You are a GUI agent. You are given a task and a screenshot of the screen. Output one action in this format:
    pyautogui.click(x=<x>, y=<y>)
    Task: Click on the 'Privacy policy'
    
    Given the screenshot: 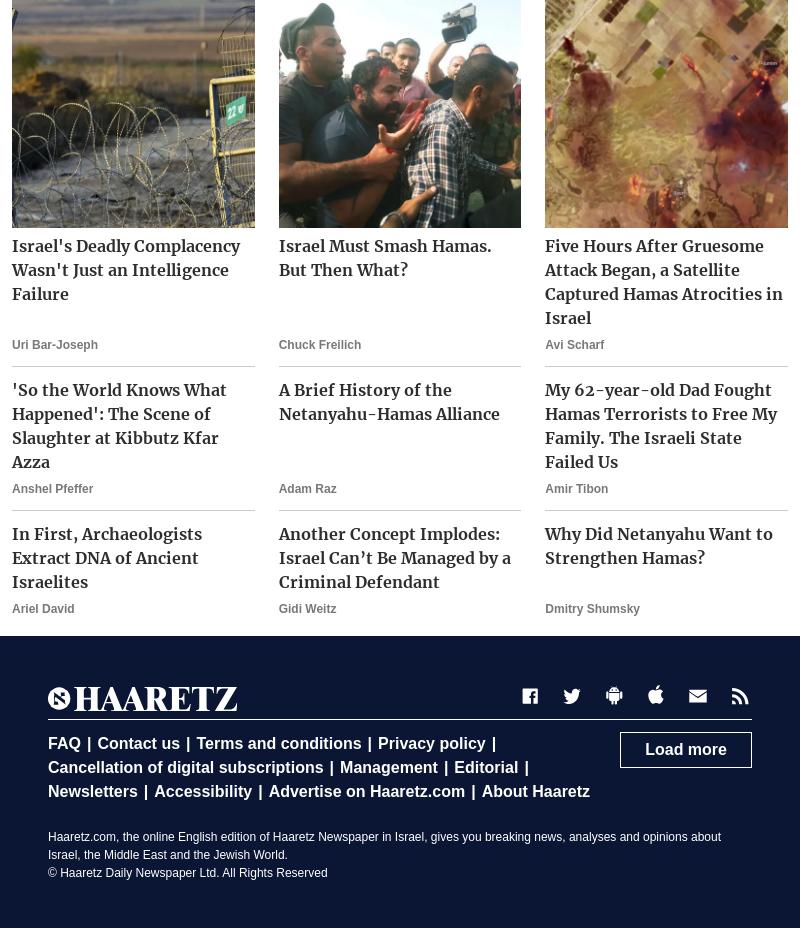 What is the action you would take?
    pyautogui.click(x=431, y=742)
    